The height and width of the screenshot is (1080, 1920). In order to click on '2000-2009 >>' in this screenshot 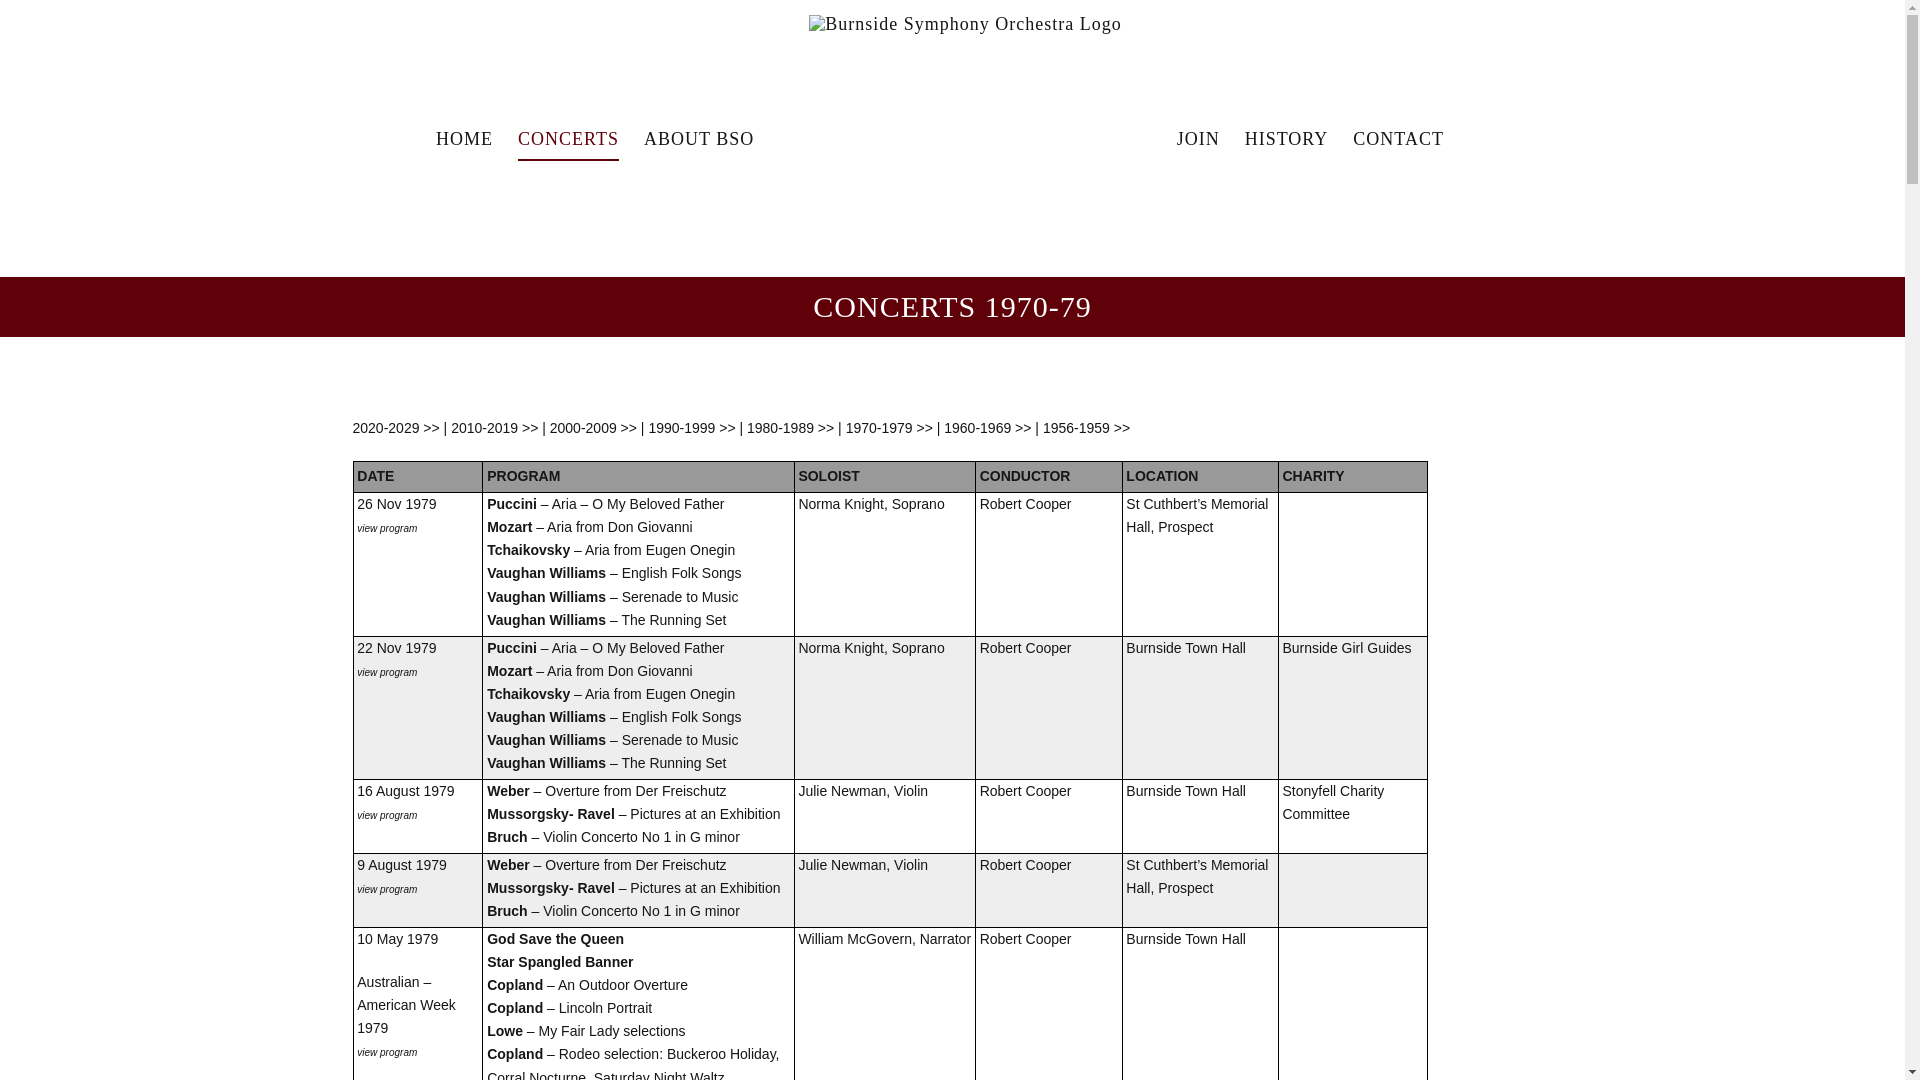, I will do `click(592, 427)`.